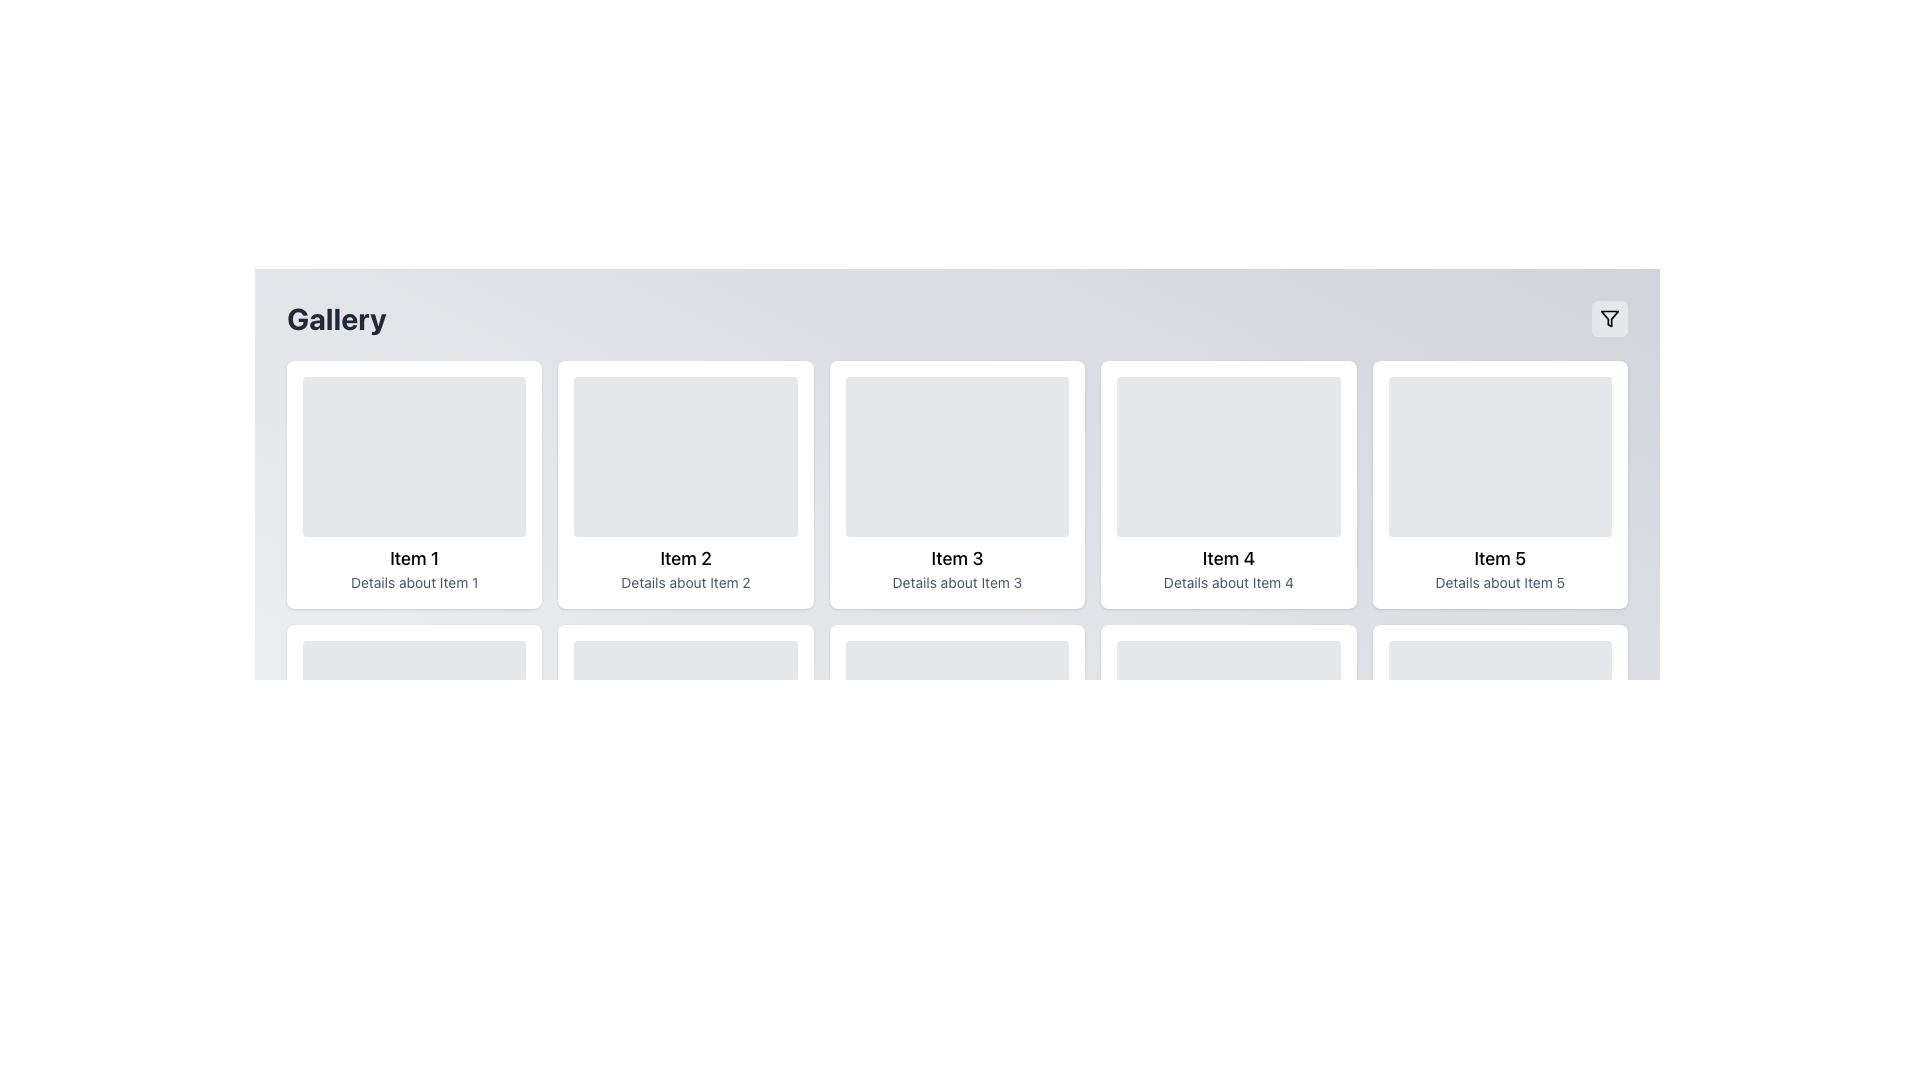  I want to click on the filter icon located in the upper-right corner of the user interface, so click(1609, 318).